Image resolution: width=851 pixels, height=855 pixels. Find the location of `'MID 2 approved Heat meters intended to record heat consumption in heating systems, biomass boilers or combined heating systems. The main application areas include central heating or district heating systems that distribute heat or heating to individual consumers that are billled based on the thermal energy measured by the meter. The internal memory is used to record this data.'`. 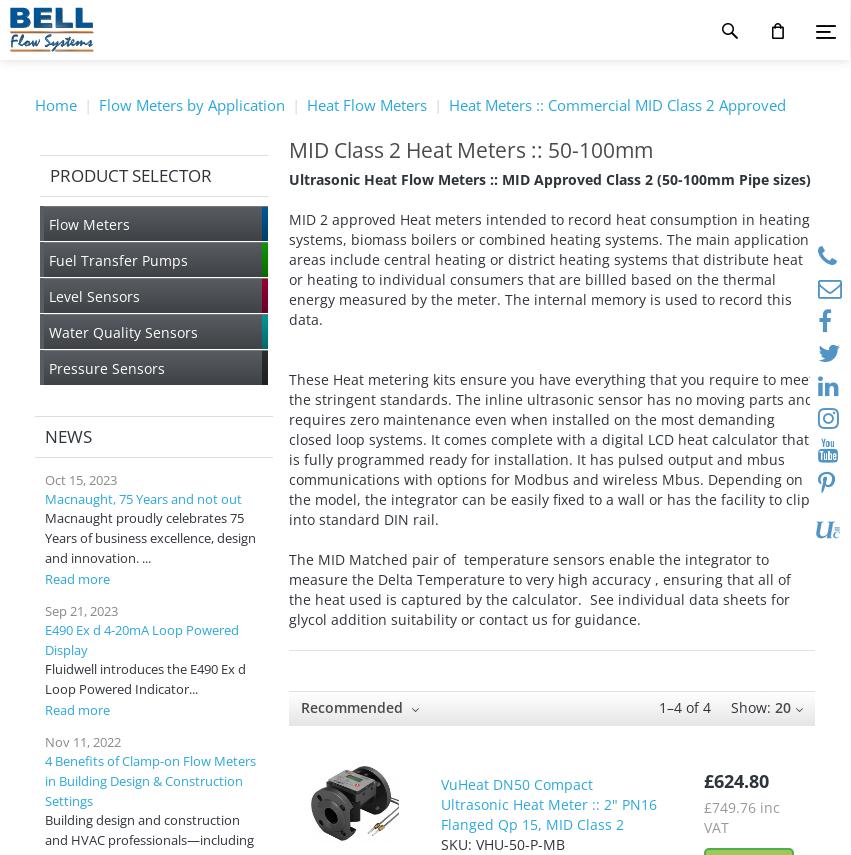

'MID 2 approved Heat meters intended to record heat consumption in heating systems, biomass boilers or combined heating systems. The main application areas include central heating or district heating systems that distribute heat or heating to individual consumers that are billled based on the thermal energy measured by the meter. The internal memory is used to record this data.' is located at coordinates (547, 269).